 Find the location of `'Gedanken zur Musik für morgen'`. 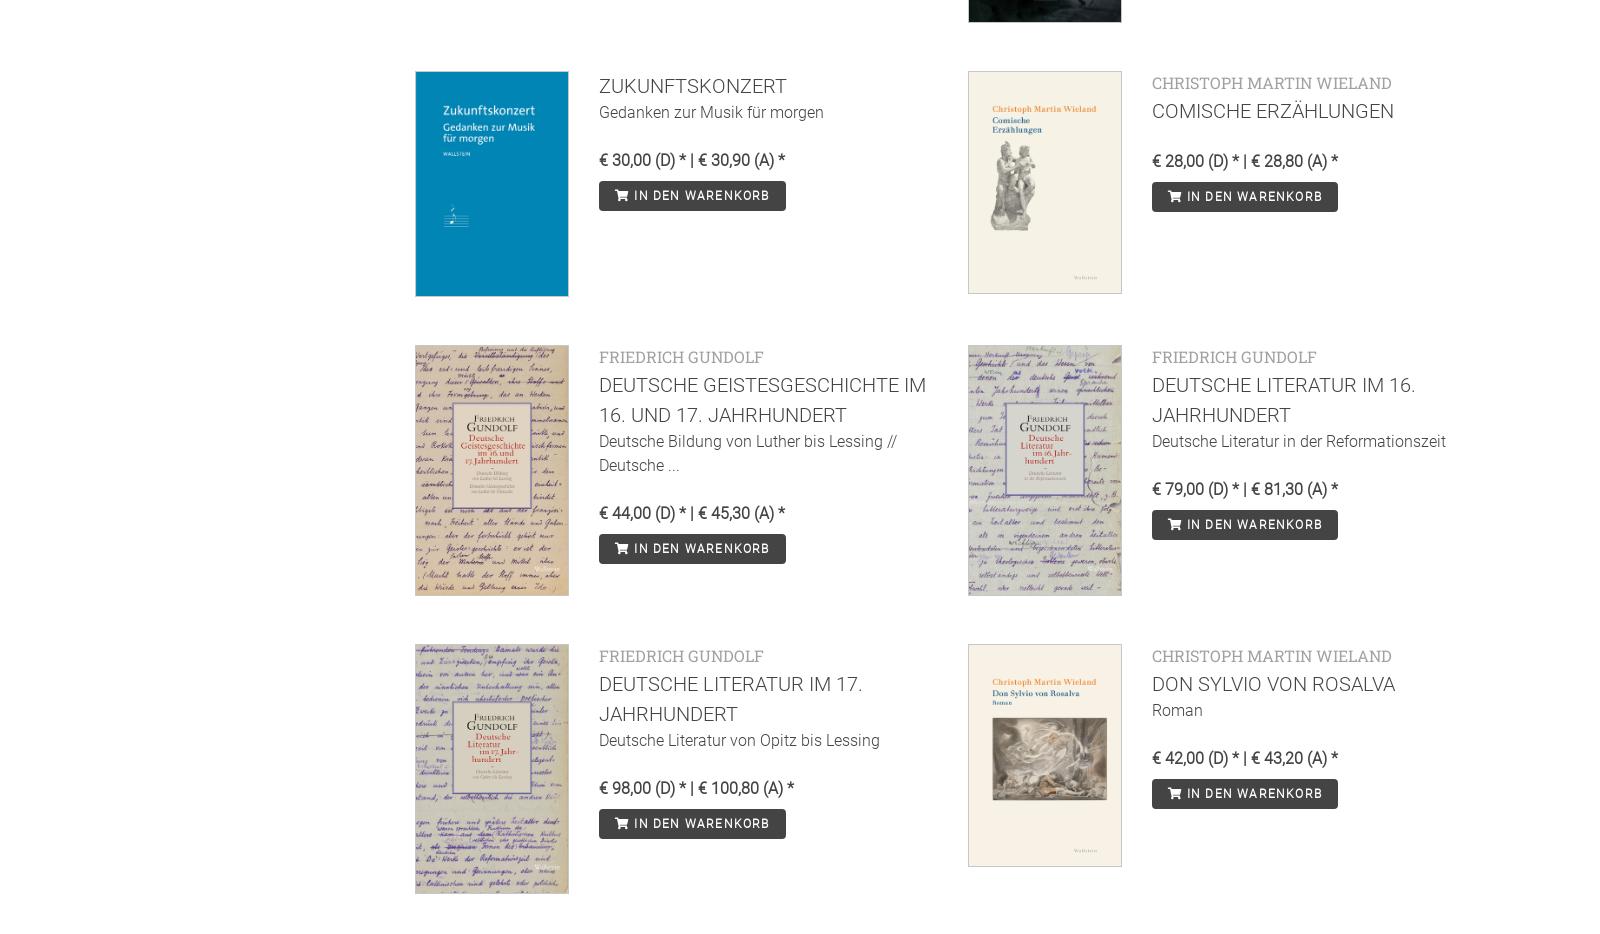

'Gedanken zur Musik für morgen' is located at coordinates (711, 110).